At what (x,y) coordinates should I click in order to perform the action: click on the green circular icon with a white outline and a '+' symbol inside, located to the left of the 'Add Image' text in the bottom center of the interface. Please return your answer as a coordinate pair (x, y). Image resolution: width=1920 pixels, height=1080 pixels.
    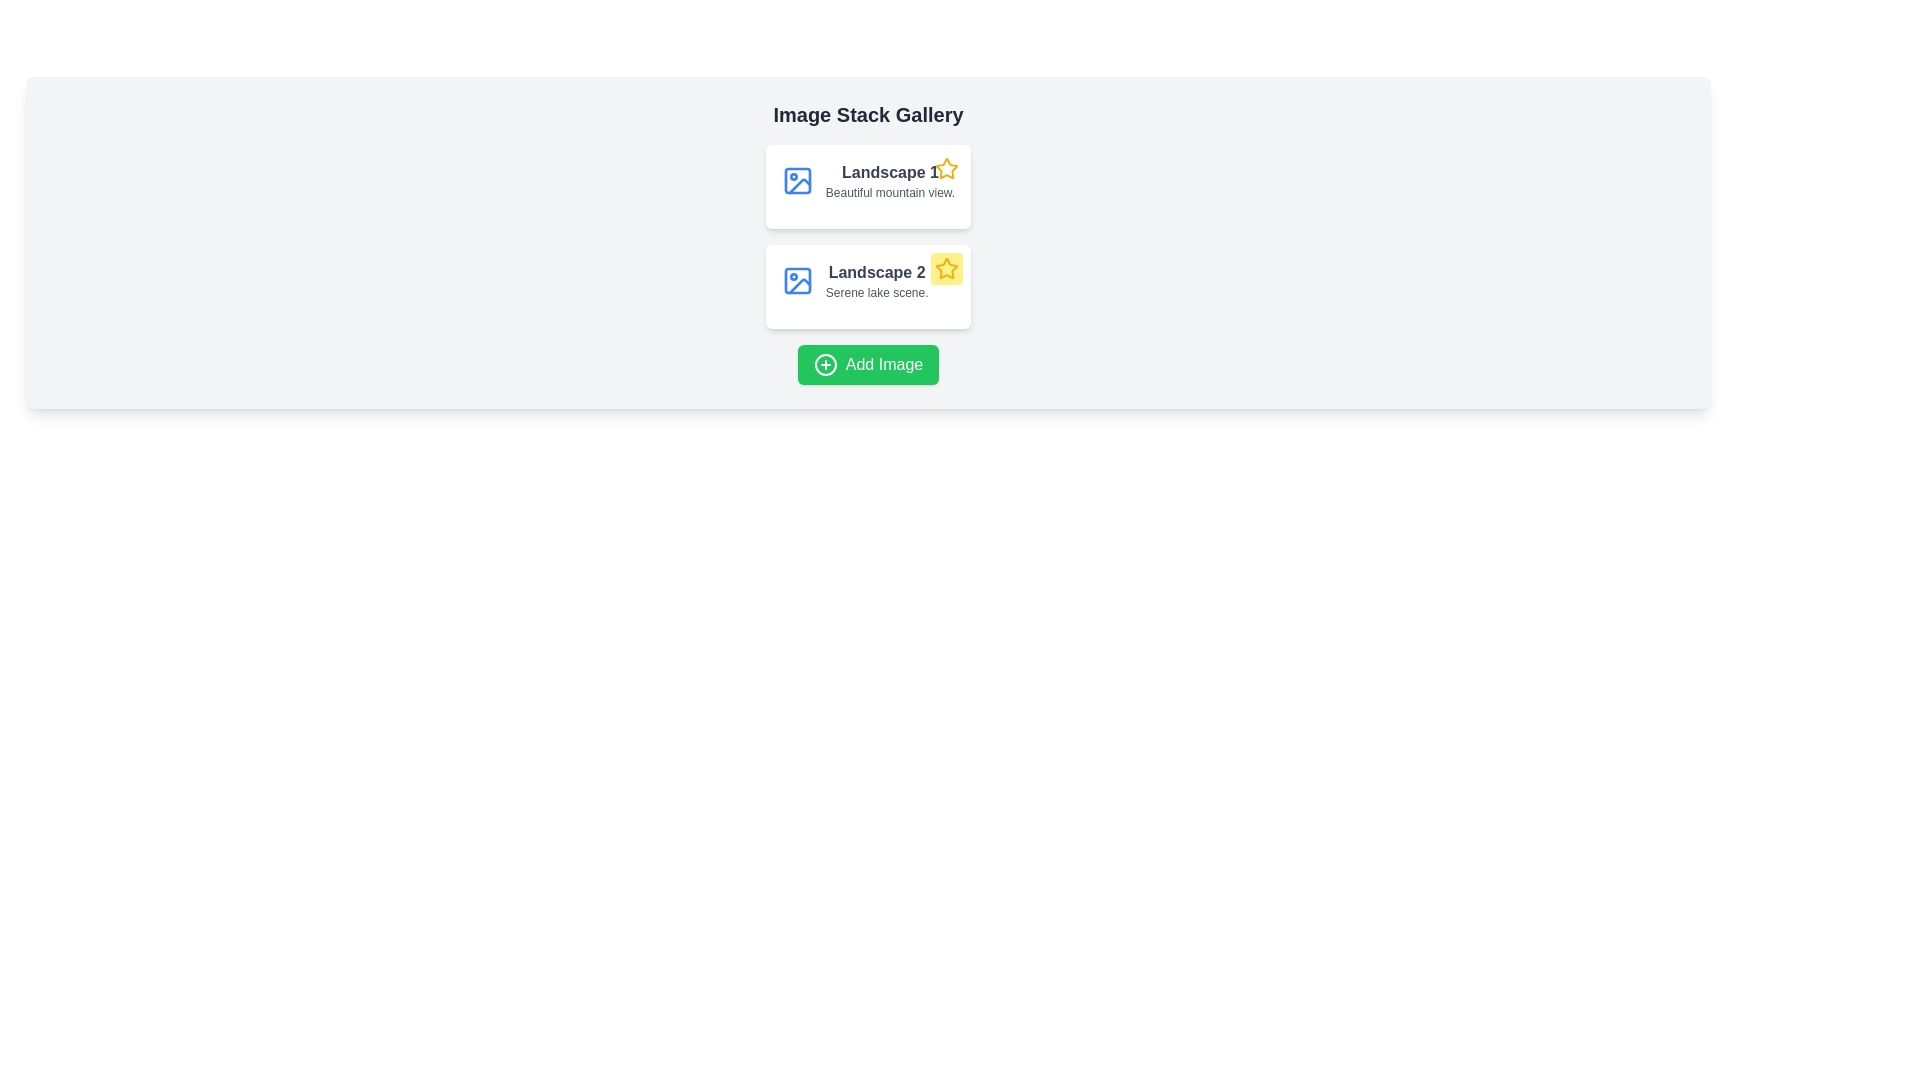
    Looking at the image, I should click on (825, 365).